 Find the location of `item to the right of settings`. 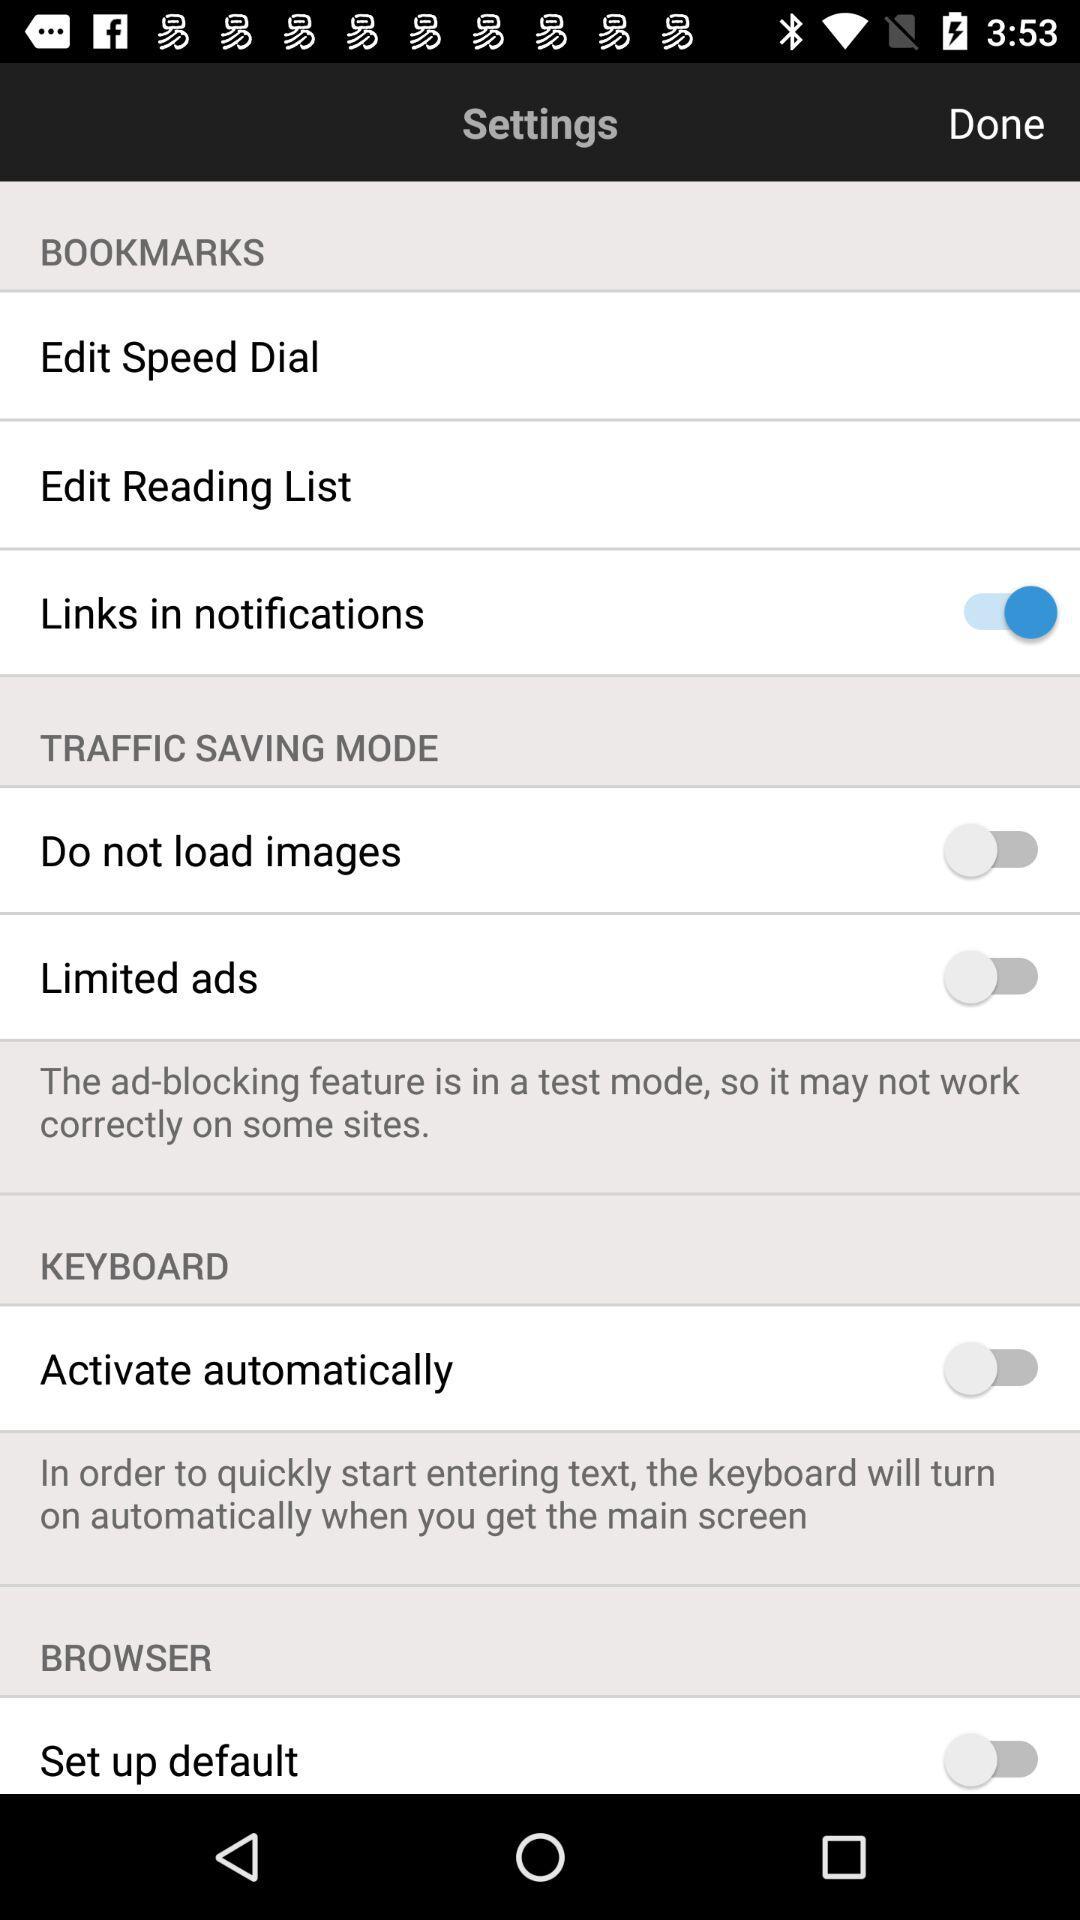

item to the right of settings is located at coordinates (898, 121).